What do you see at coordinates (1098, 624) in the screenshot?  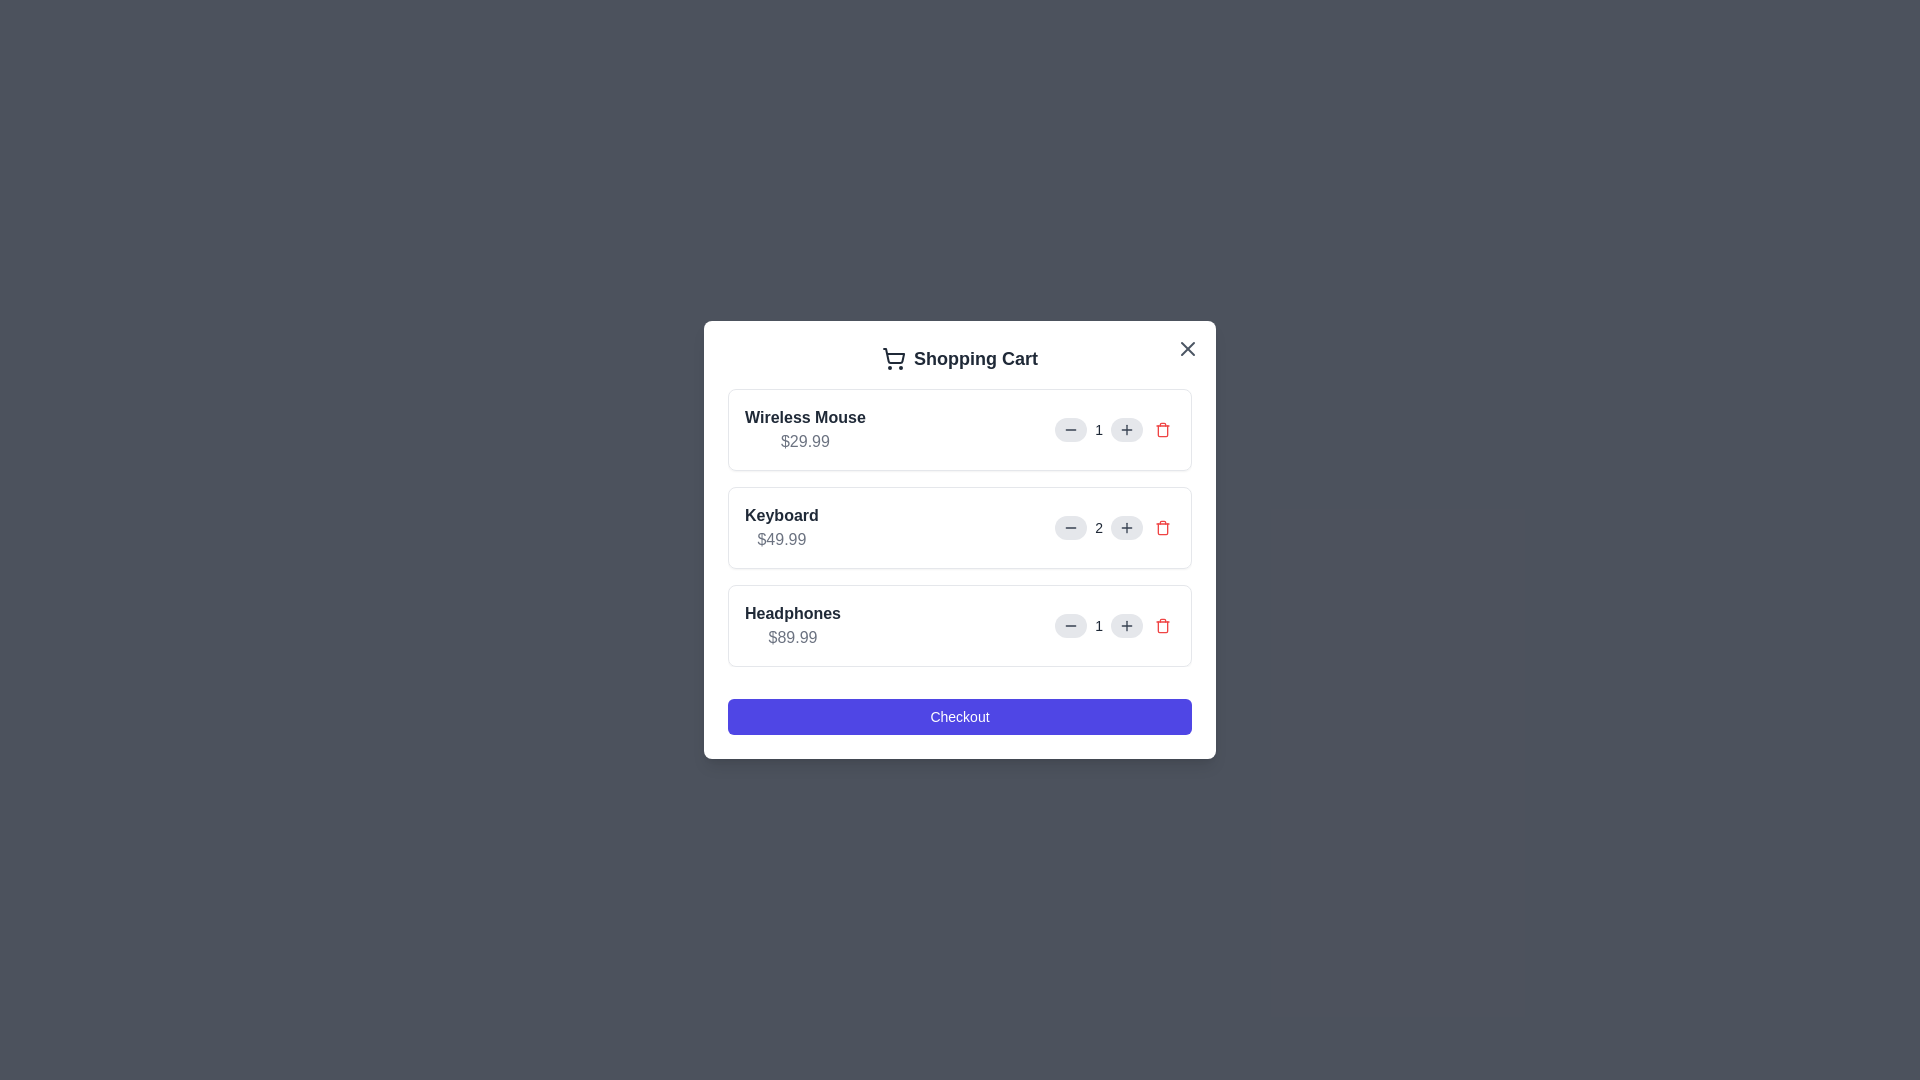 I see `the current quantity displayed in the text label containing the numeral '1', which is styled in gray and positioned between the decrement and increment buttons in a quantity adjustment panel` at bounding box center [1098, 624].